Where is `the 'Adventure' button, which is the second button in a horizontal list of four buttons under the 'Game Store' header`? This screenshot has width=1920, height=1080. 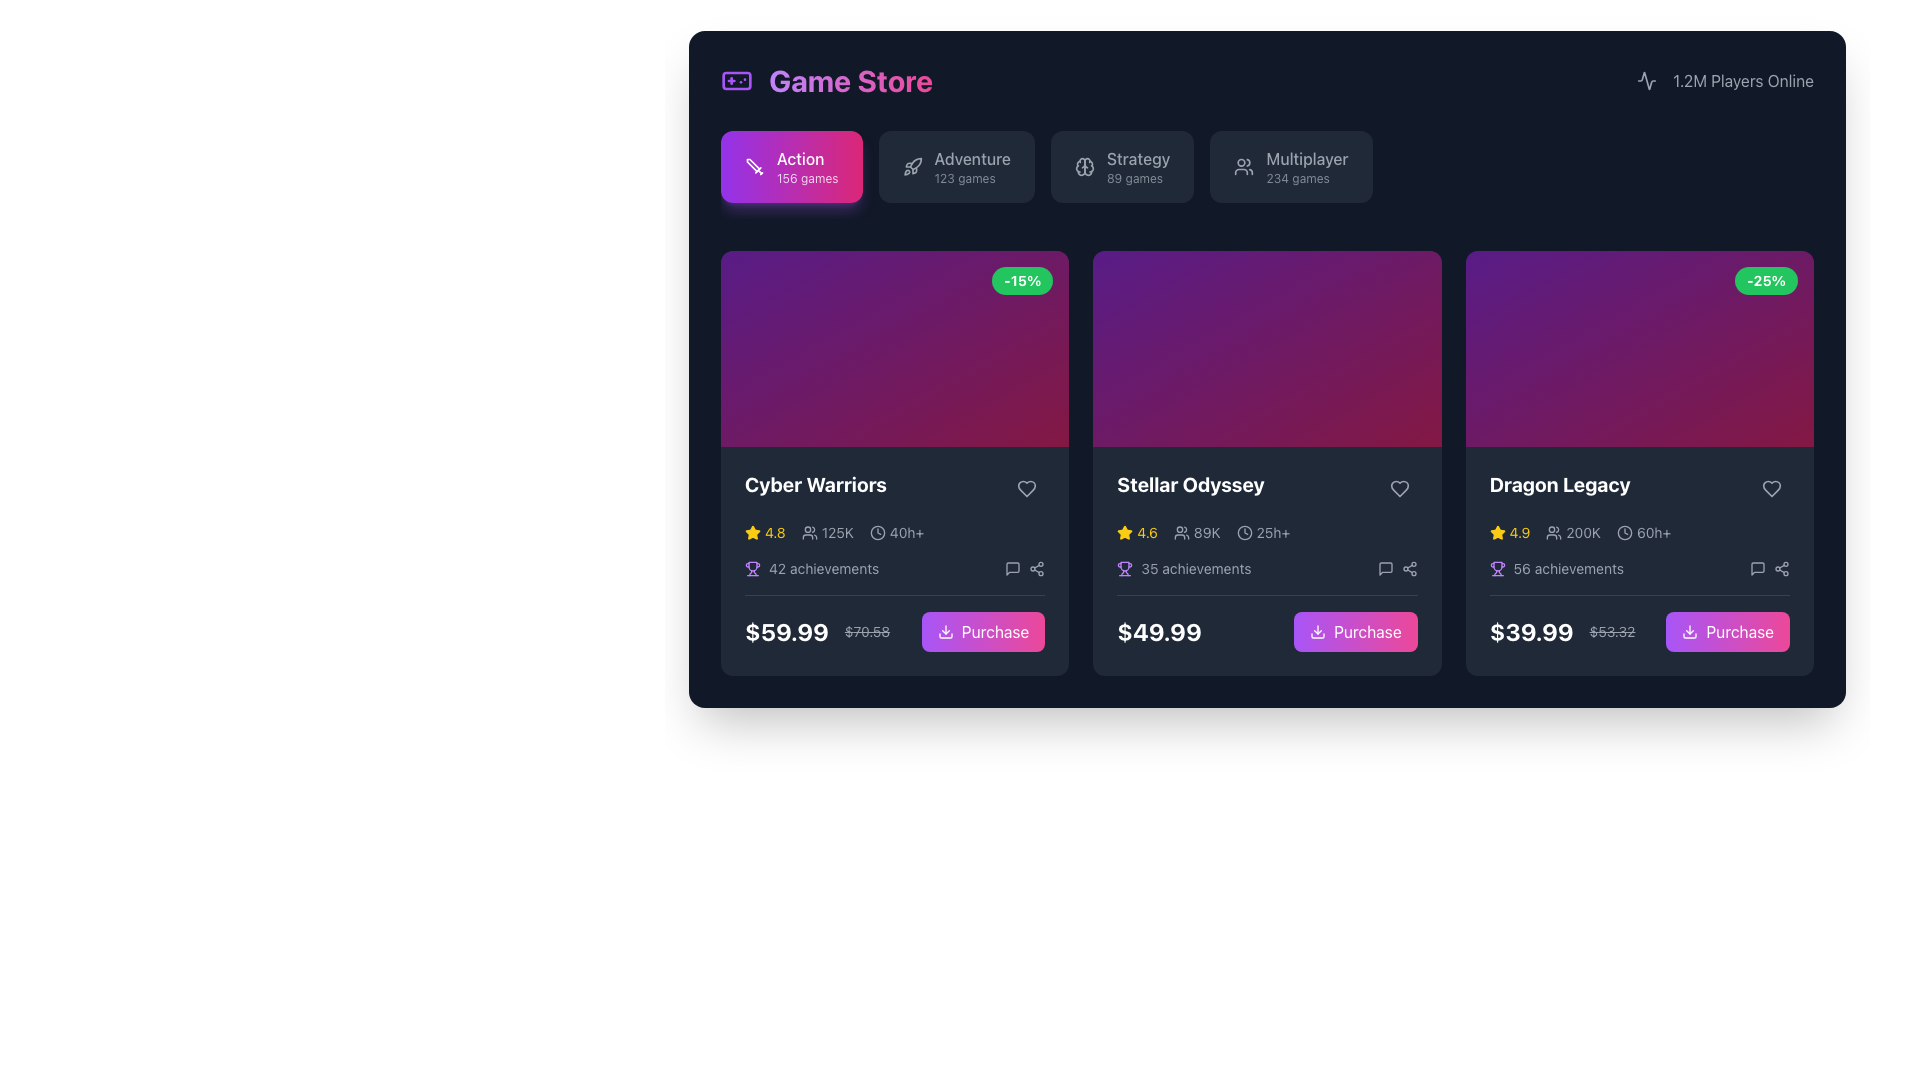 the 'Adventure' button, which is the second button in a horizontal list of four buttons under the 'Game Store' header is located at coordinates (972, 165).